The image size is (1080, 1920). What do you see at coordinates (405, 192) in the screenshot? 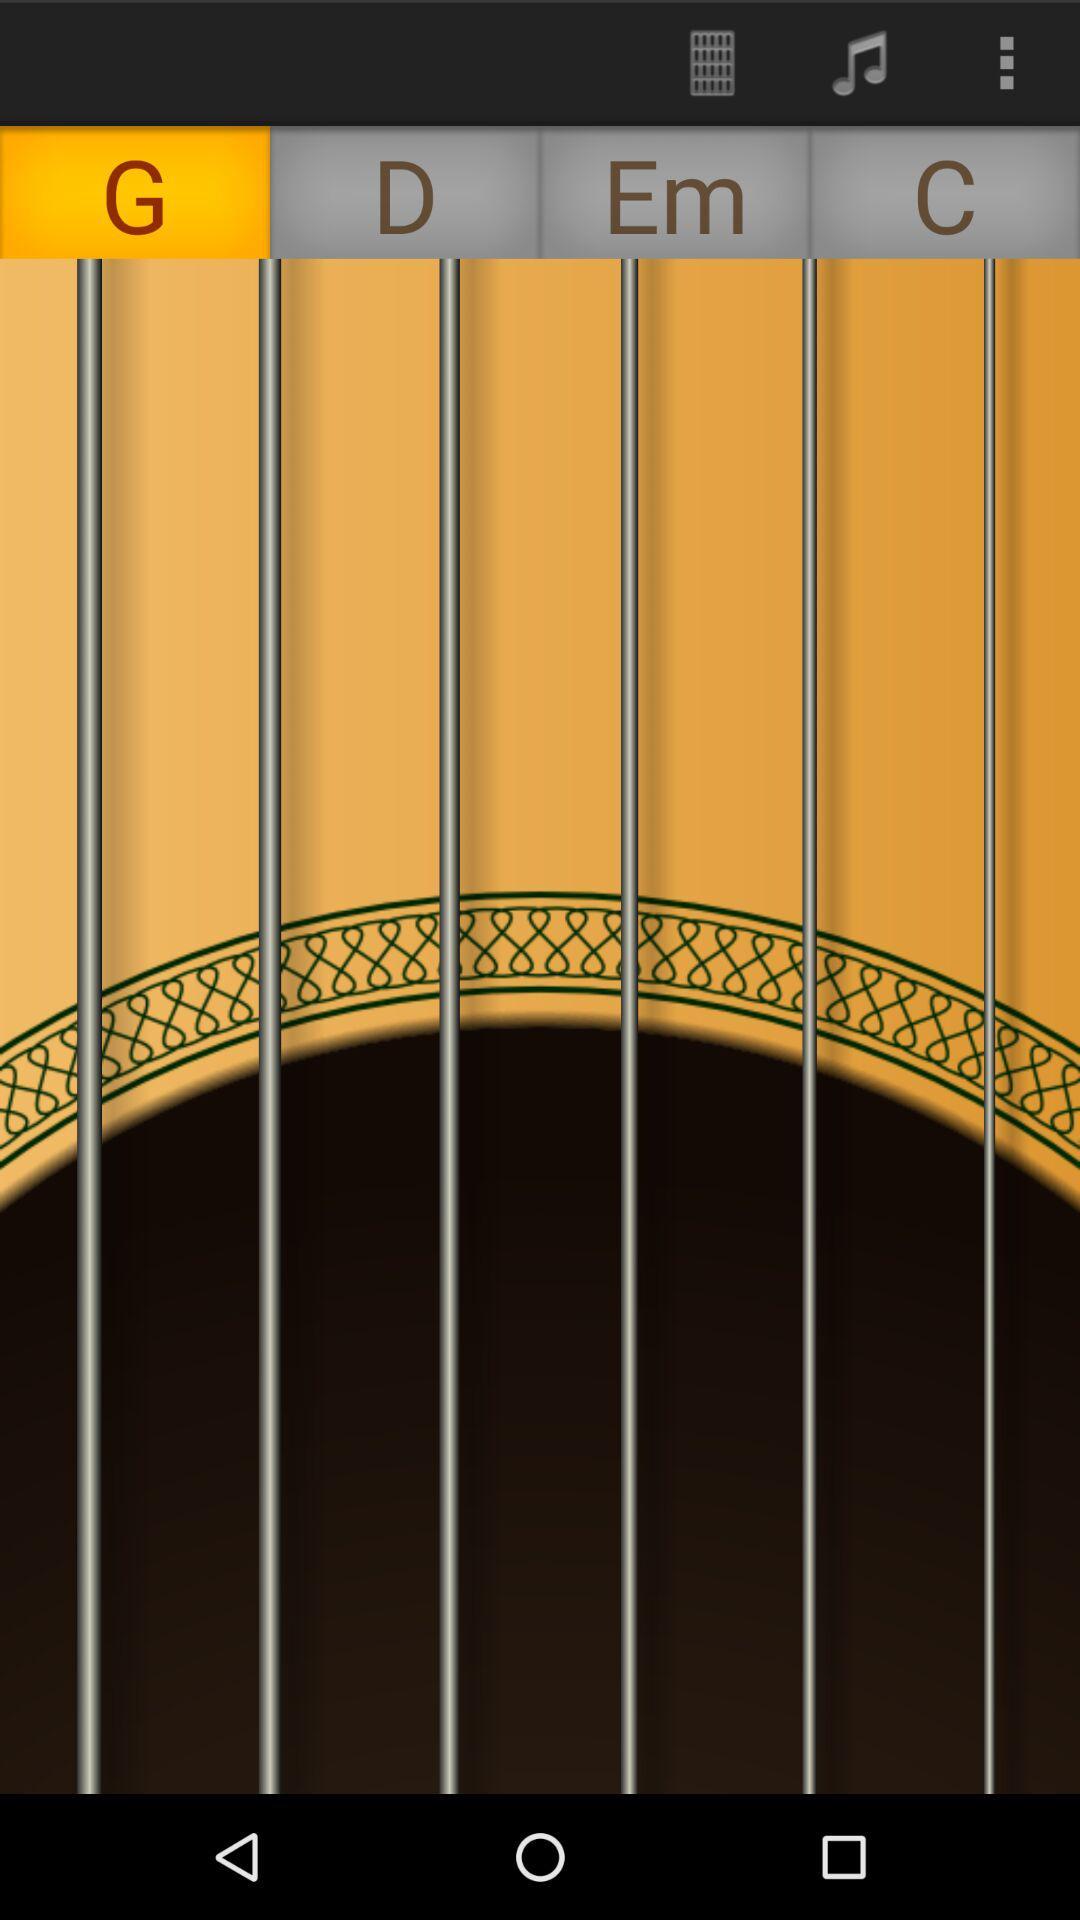
I see `the d` at bounding box center [405, 192].